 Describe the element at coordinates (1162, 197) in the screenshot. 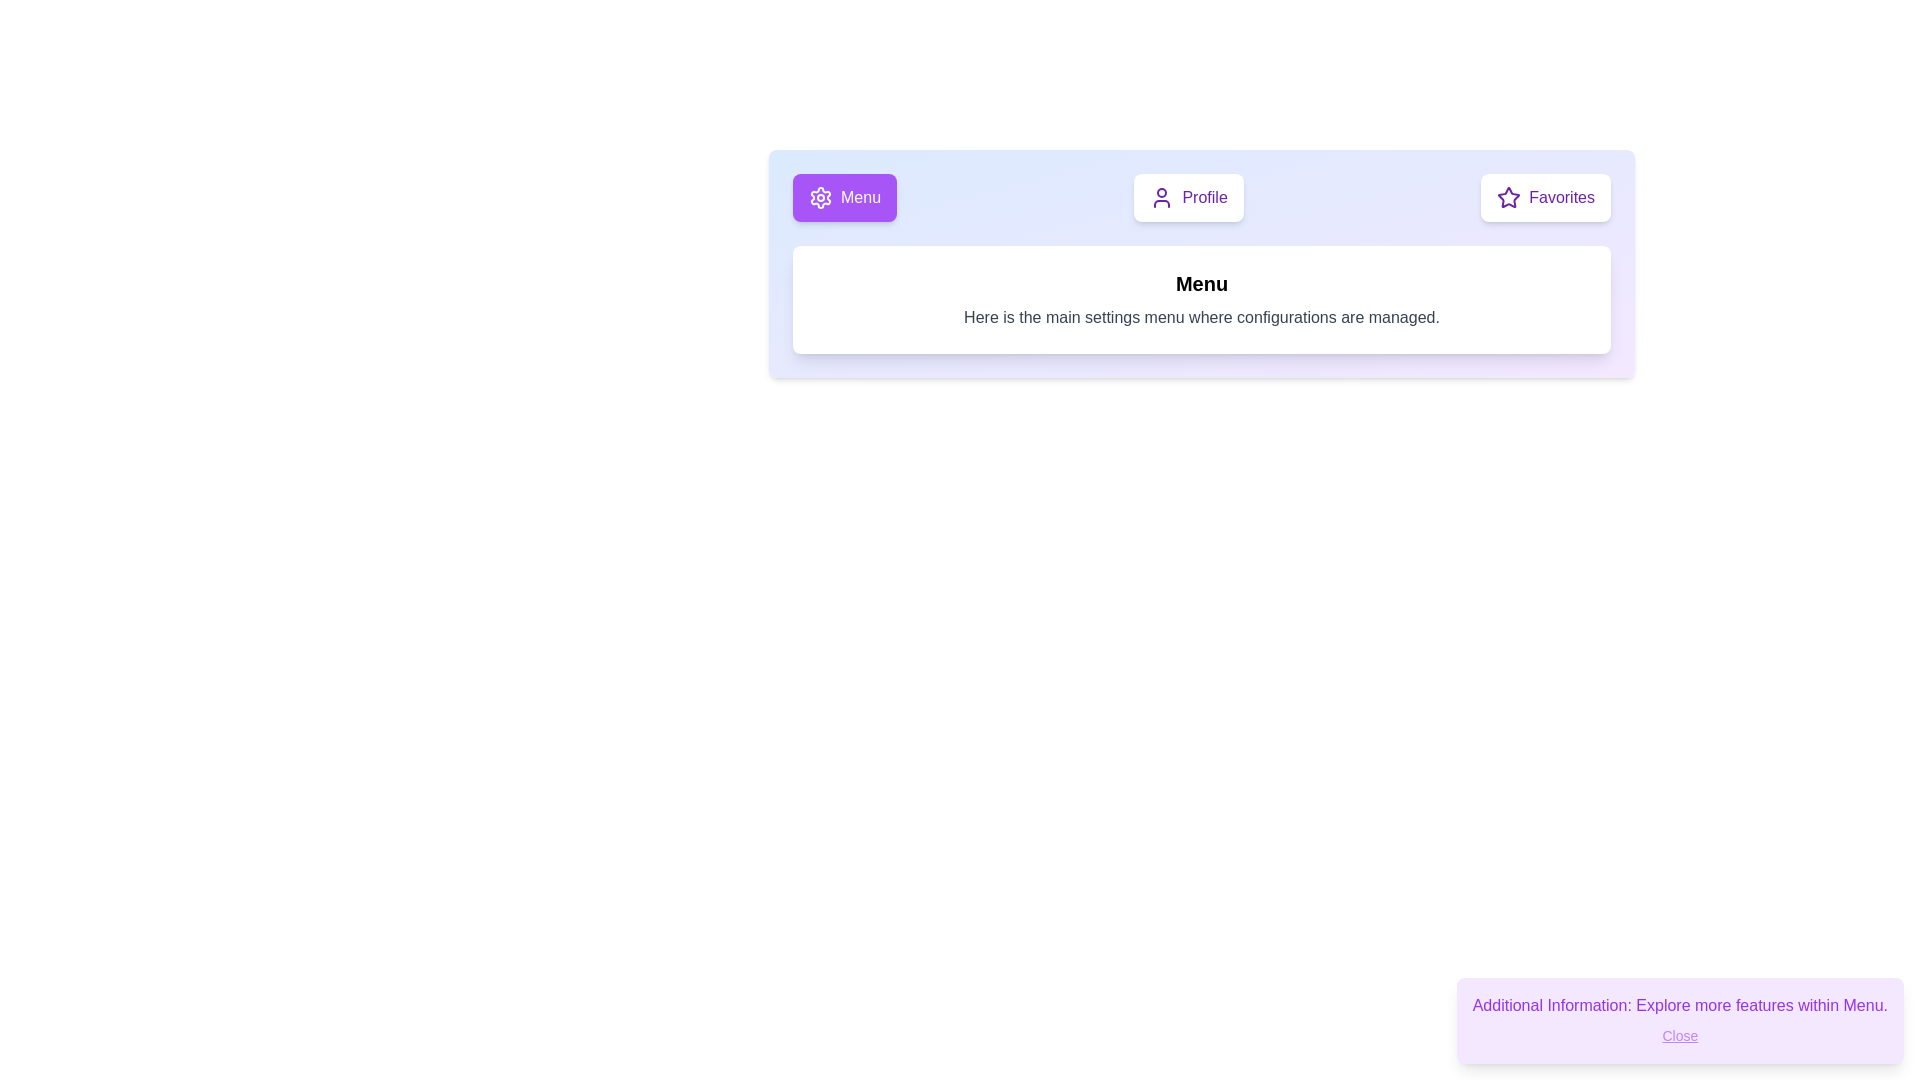

I see `the user profile silhouette icon located within the 'Profile' button, which is part of a horizontally aligned group of options` at that location.